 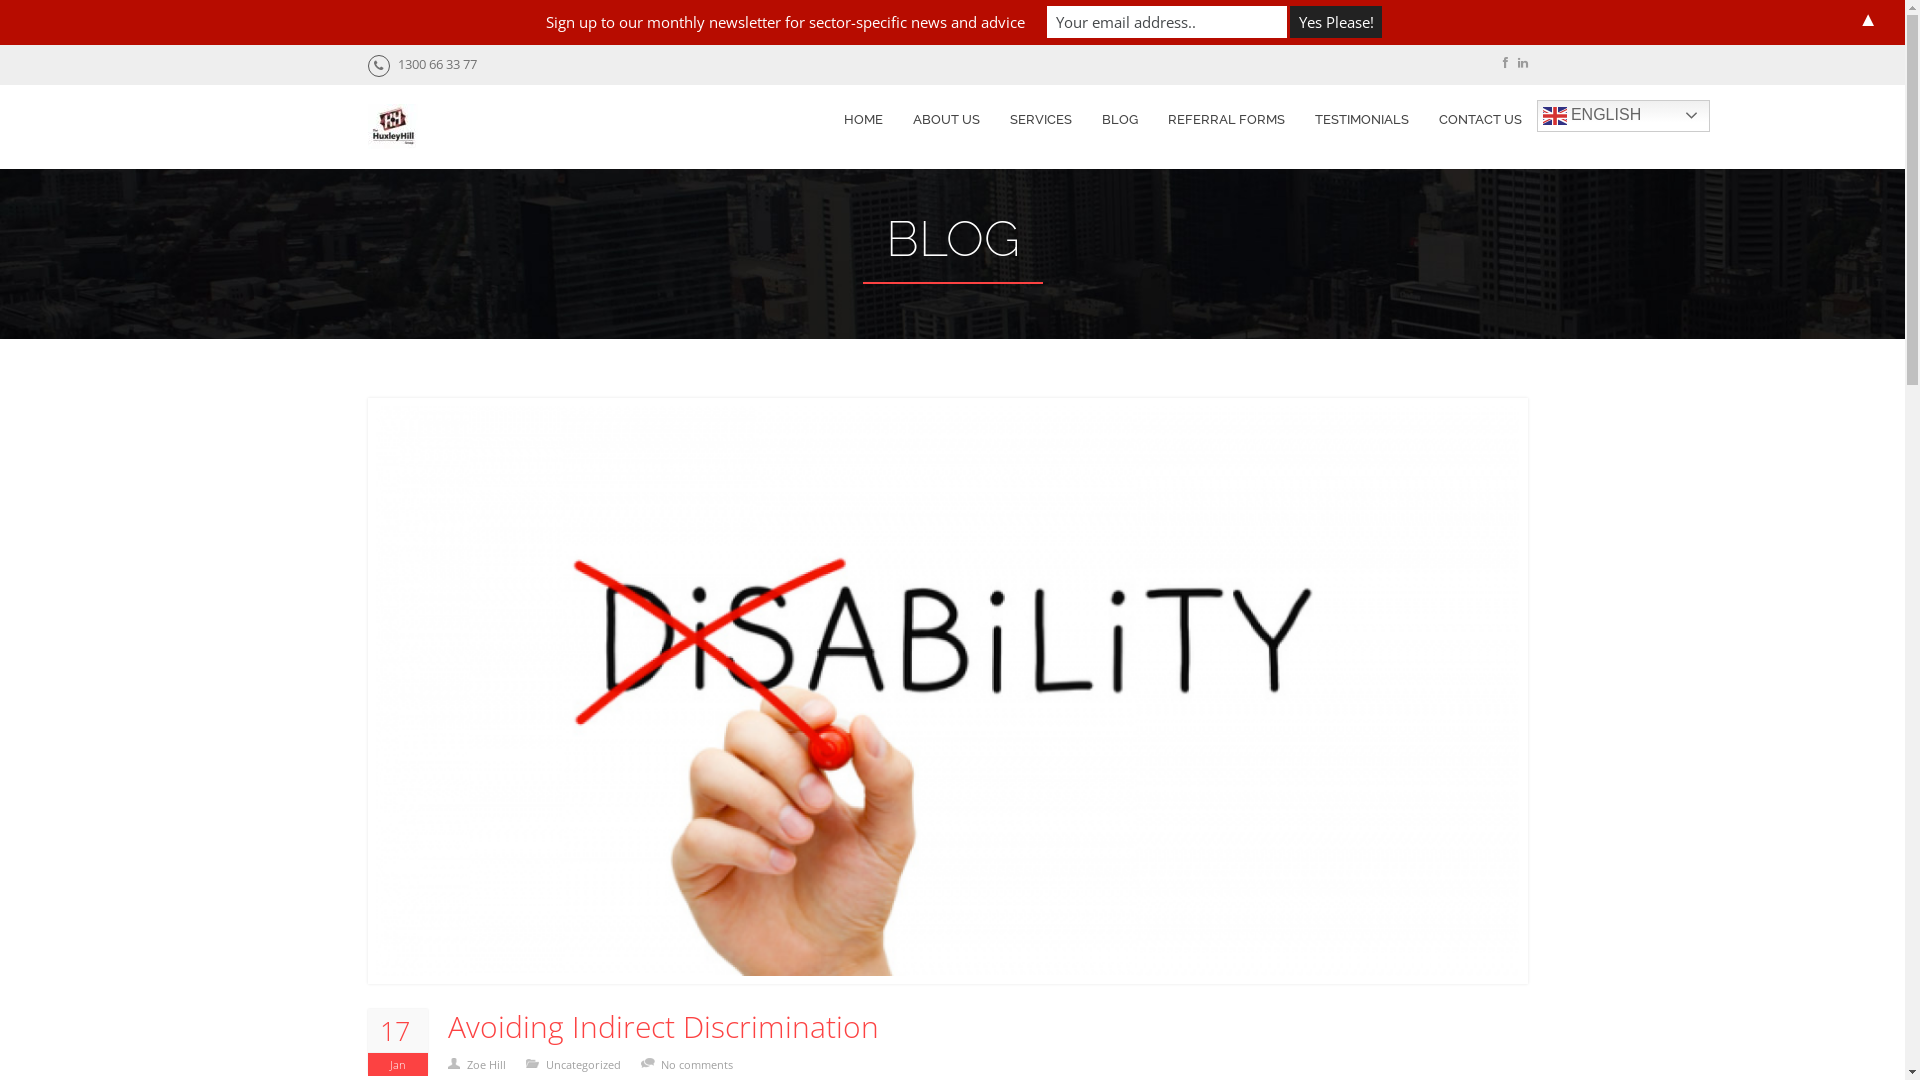 What do you see at coordinates (828, 119) in the screenshot?
I see `'HOME'` at bounding box center [828, 119].